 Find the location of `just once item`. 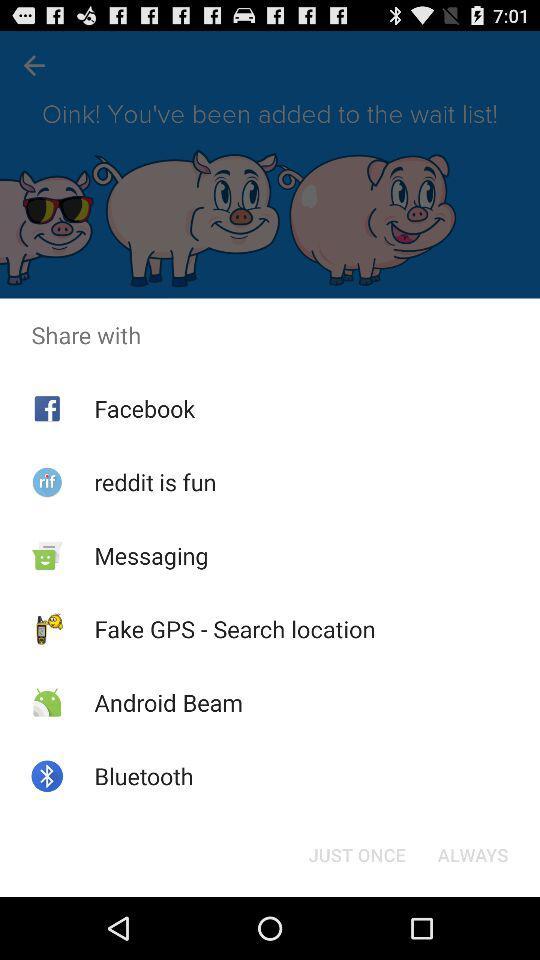

just once item is located at coordinates (356, 853).